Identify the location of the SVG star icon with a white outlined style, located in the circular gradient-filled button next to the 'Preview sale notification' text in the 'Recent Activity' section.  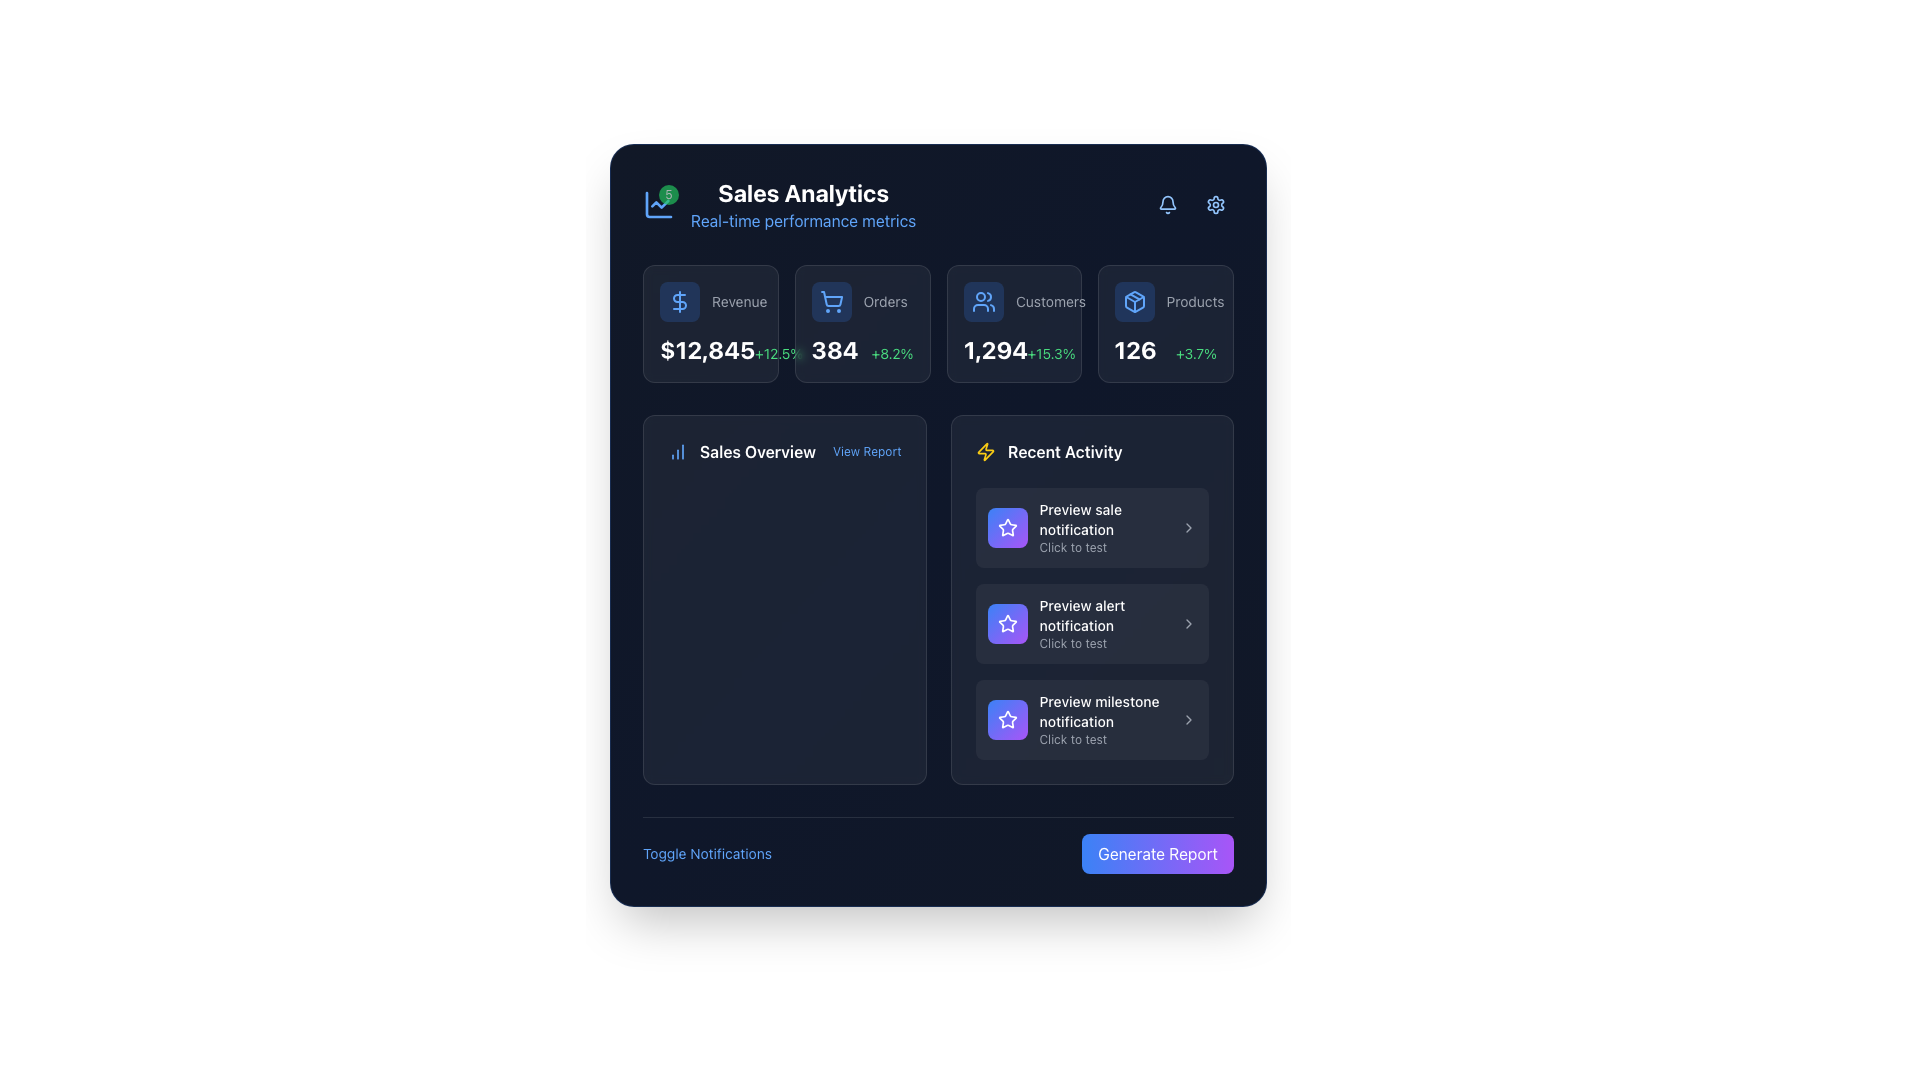
(1007, 623).